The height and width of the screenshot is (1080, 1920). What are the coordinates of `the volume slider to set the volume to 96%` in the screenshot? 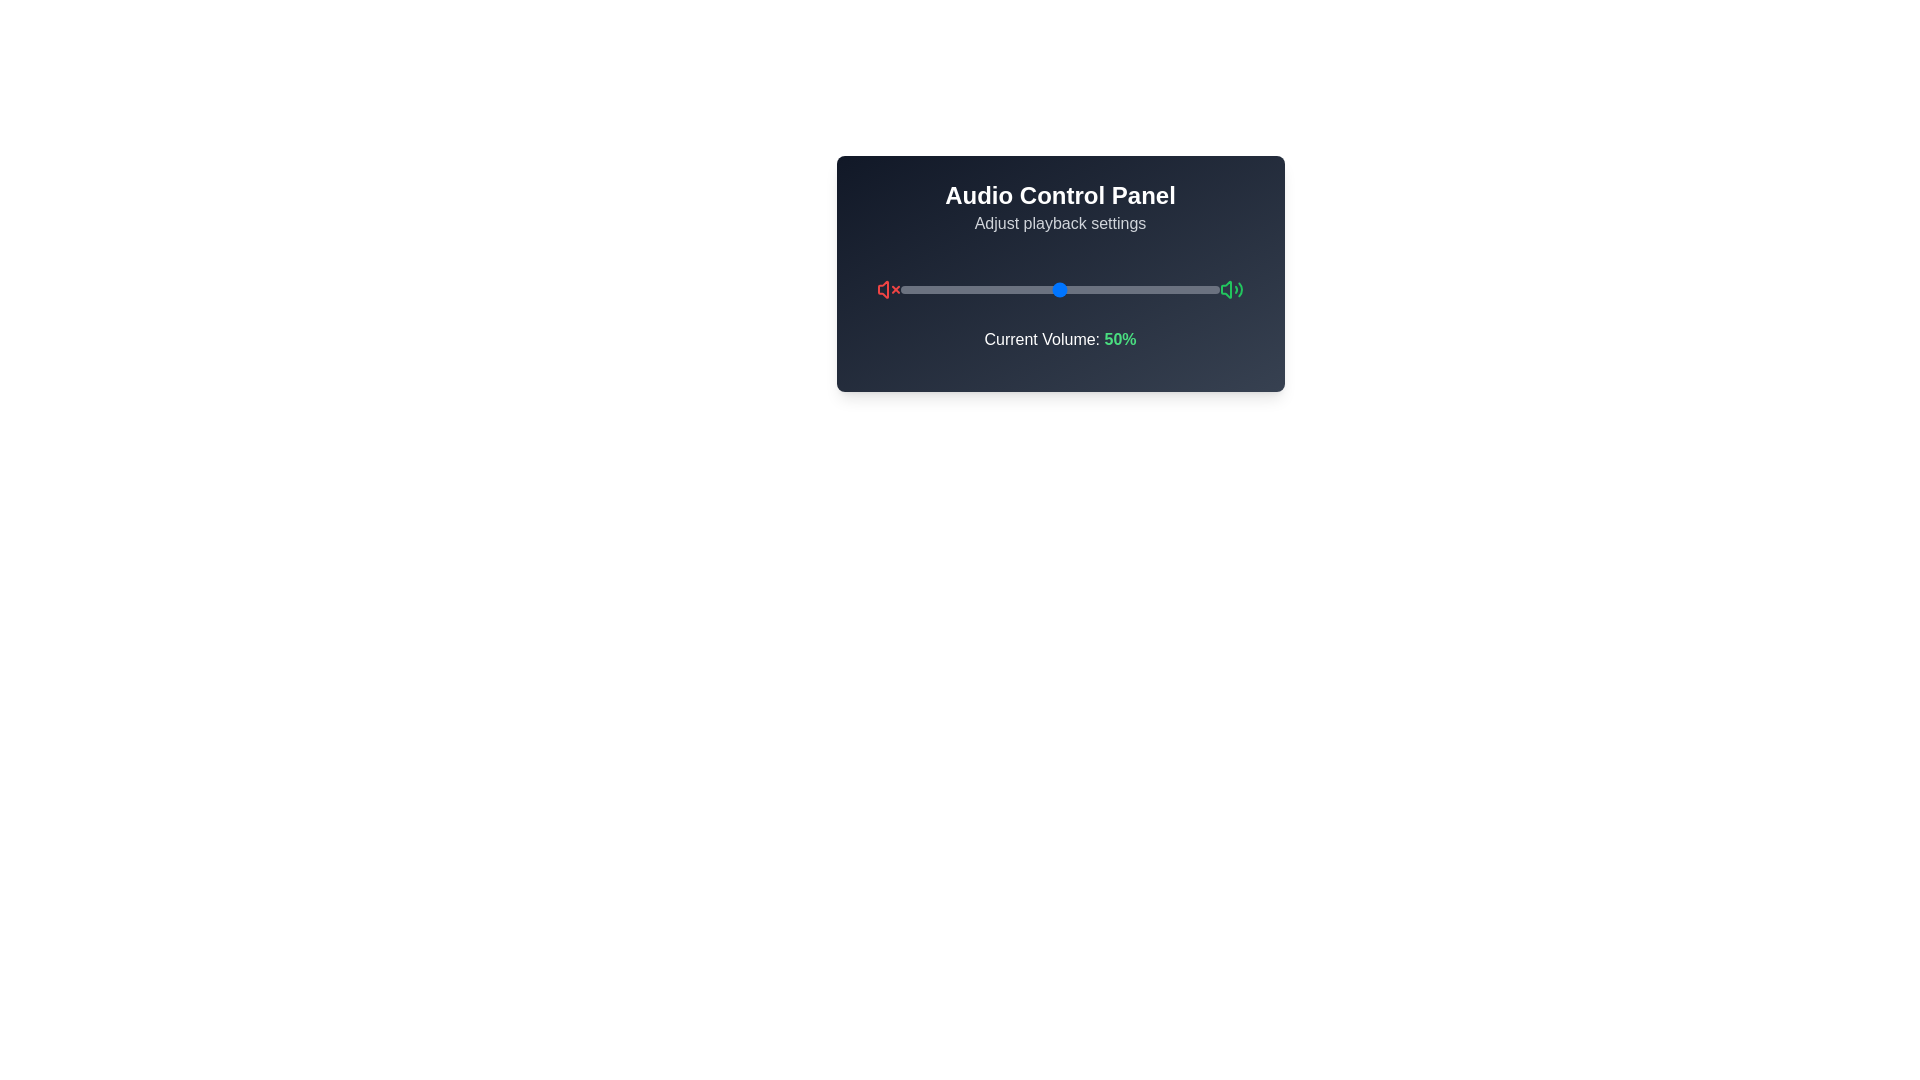 It's located at (1206, 289).